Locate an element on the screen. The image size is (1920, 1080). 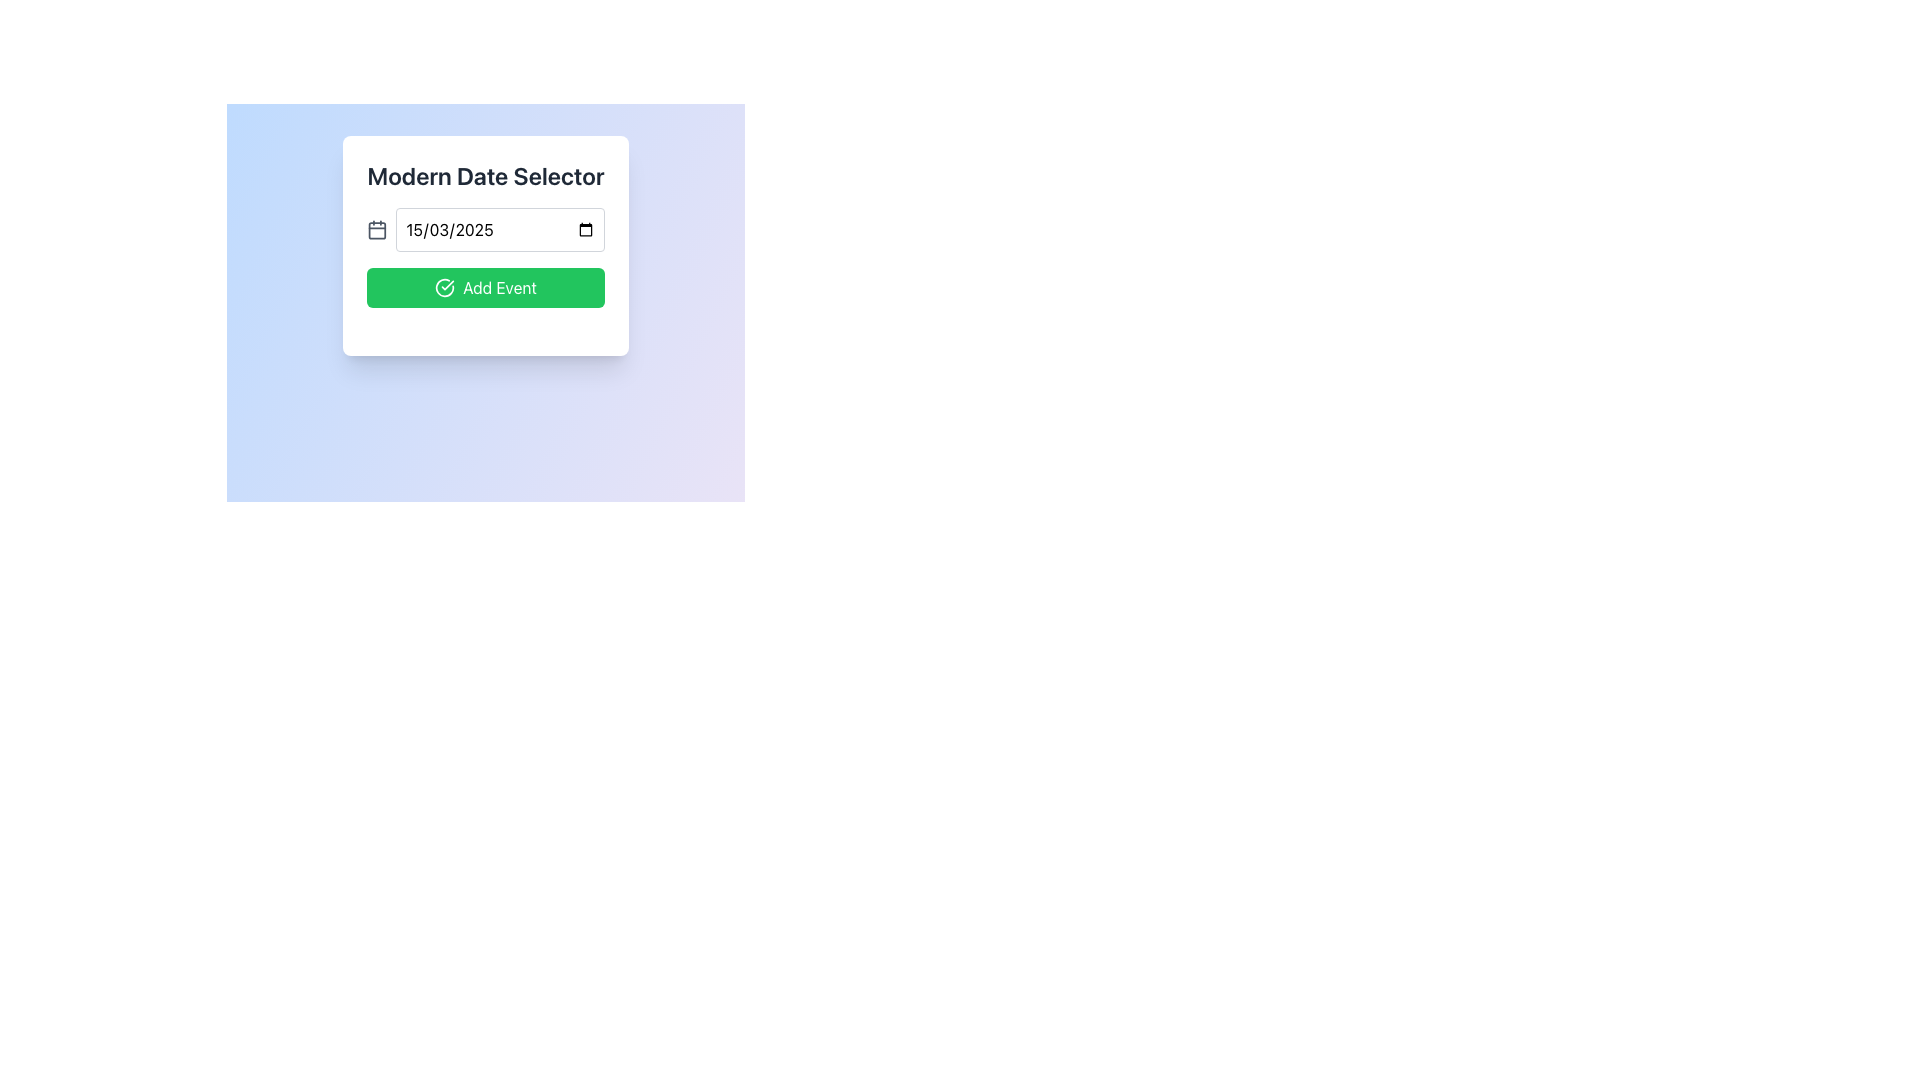
the date input field displaying '15/03/2025', styled with a rounded border and white background, located in the 'Modern Date Selector' modal is located at coordinates (500, 229).